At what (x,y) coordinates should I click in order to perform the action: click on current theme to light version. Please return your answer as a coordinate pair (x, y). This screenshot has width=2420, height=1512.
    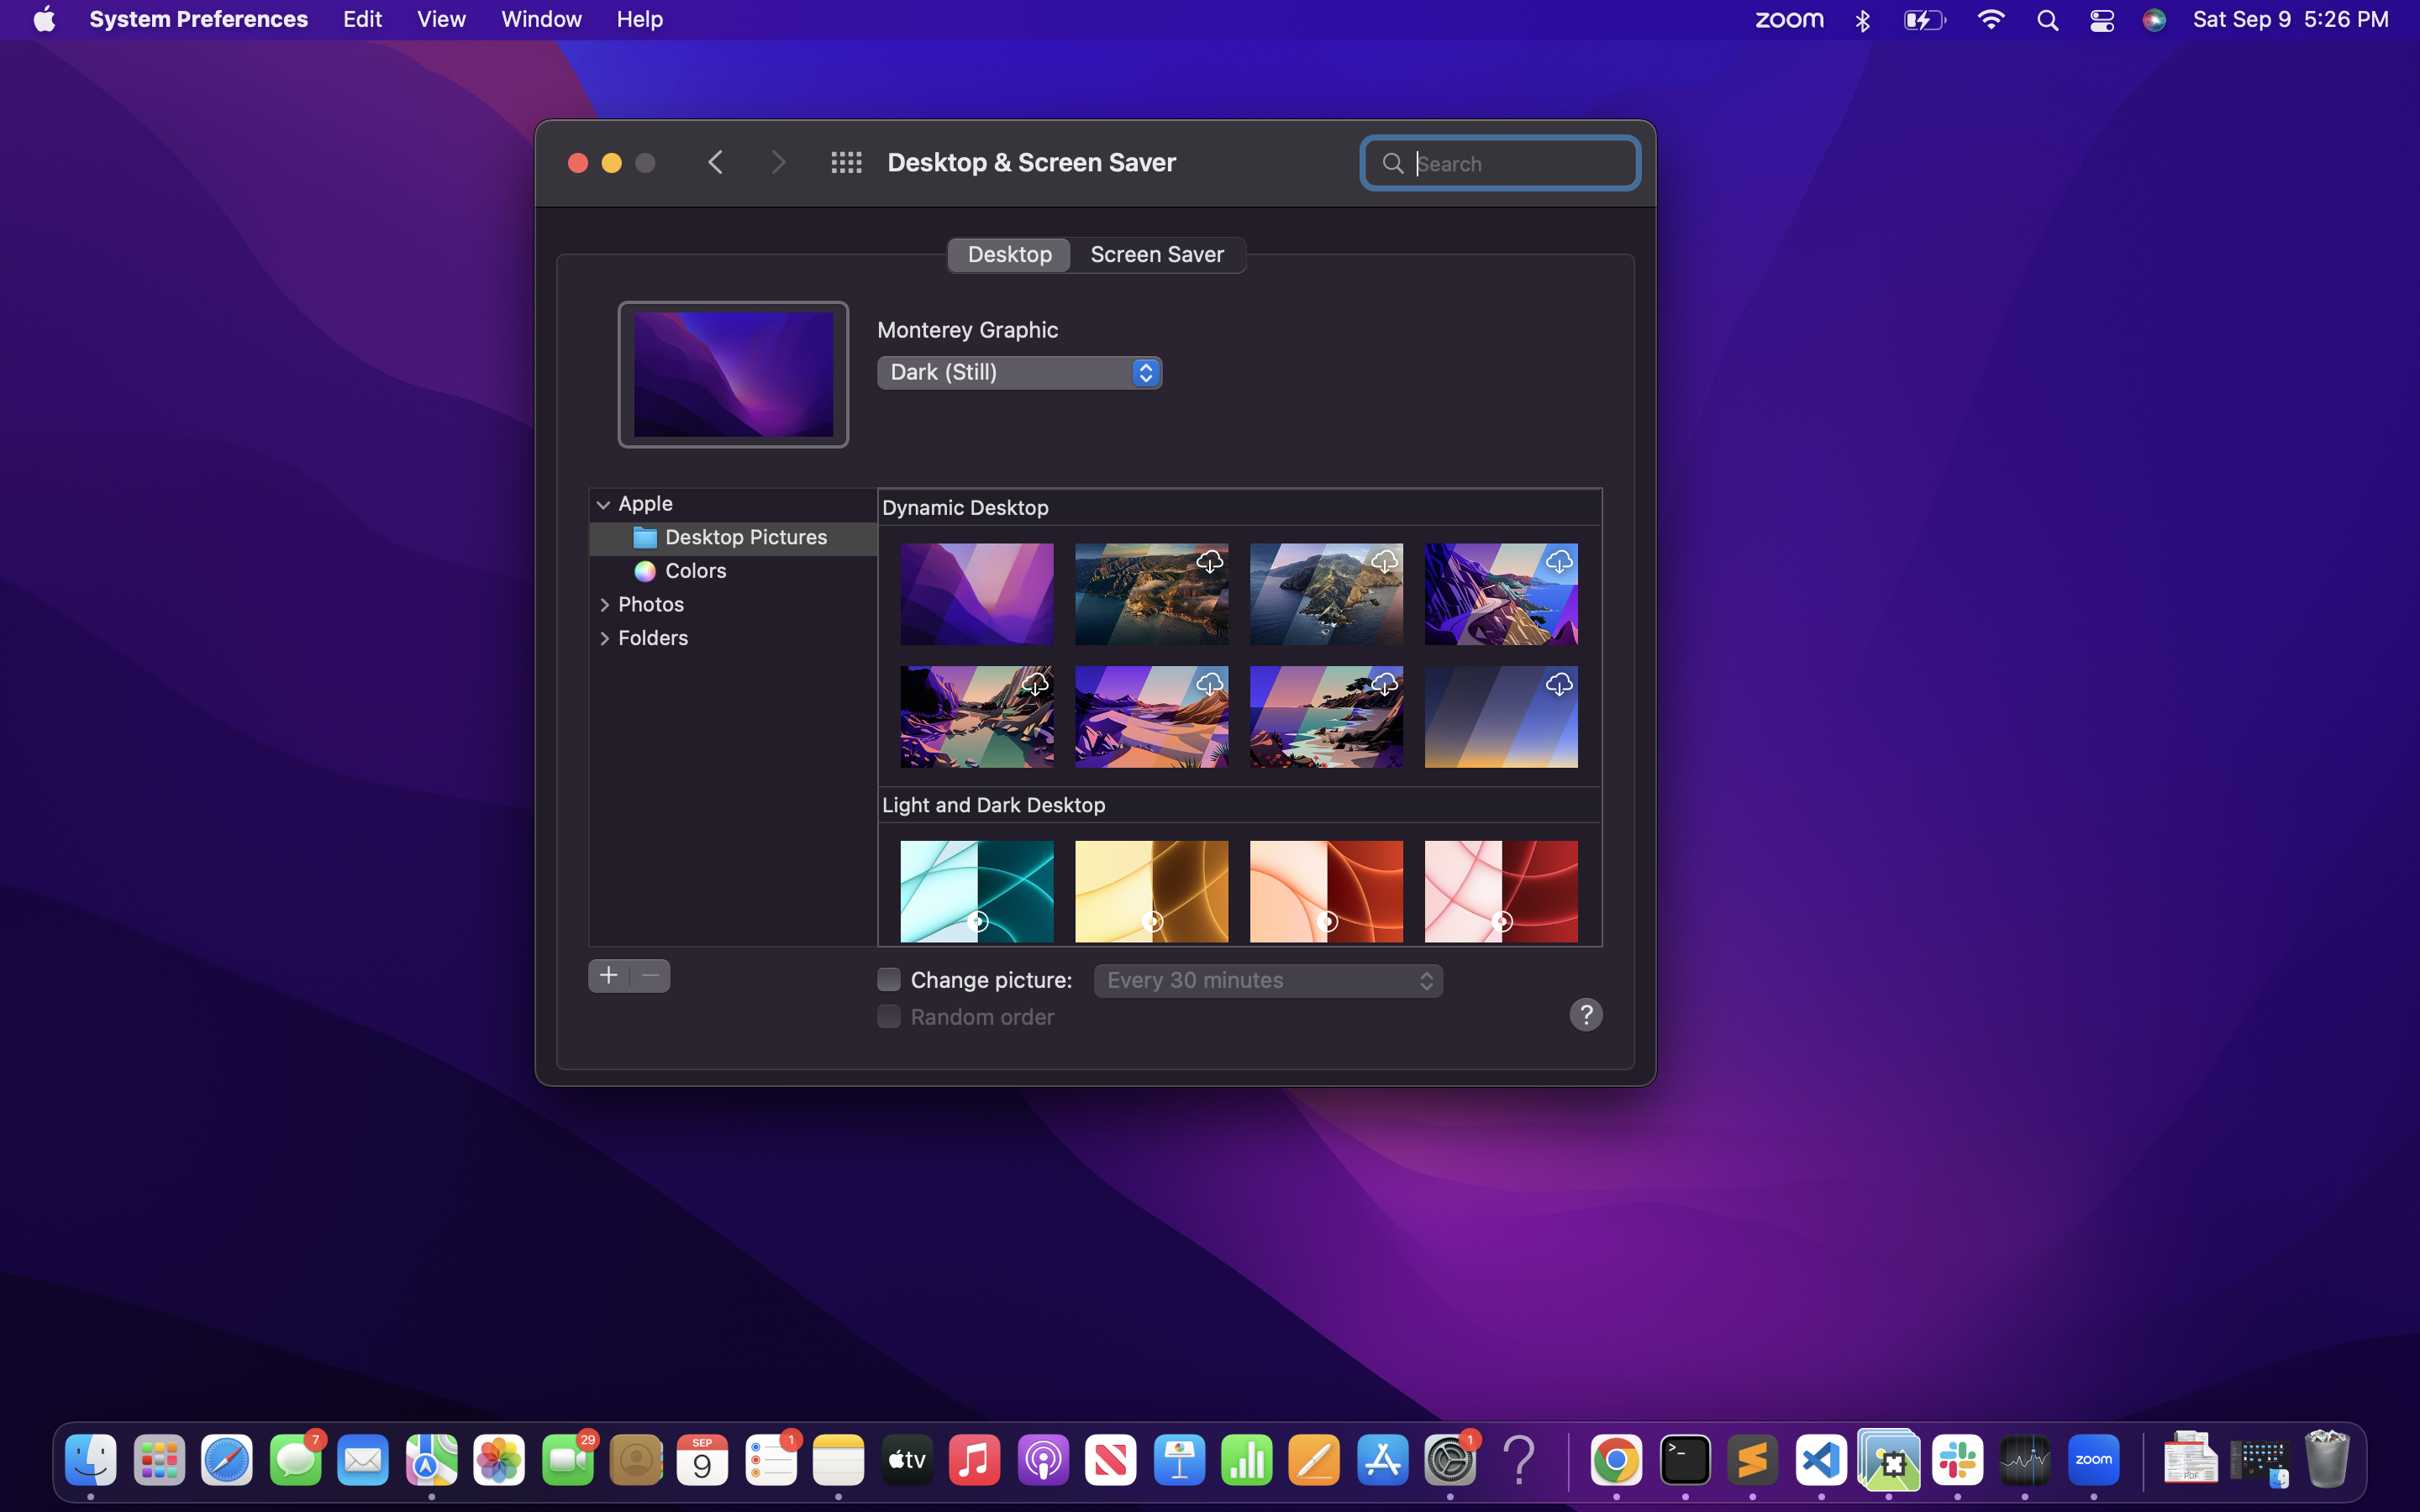
    Looking at the image, I should click on (1018, 370).